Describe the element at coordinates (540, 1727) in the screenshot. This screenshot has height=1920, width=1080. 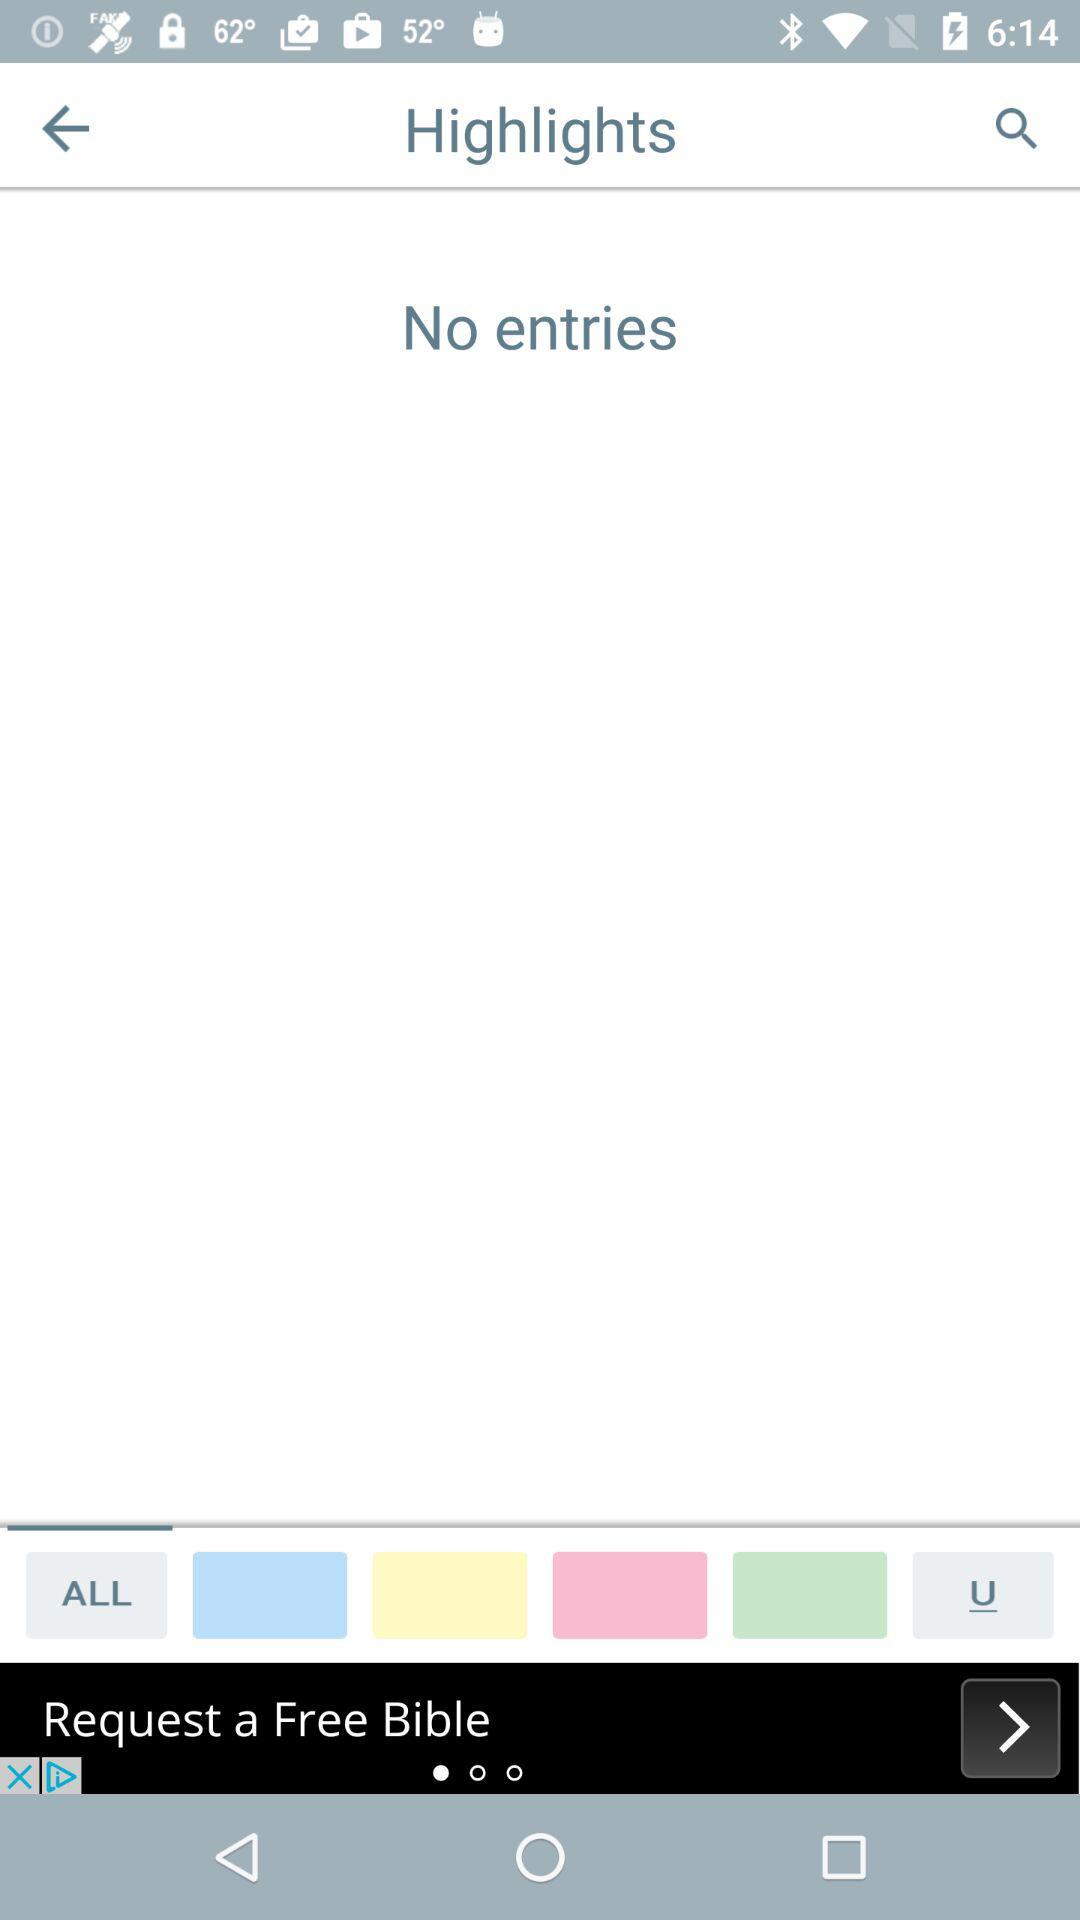
I see `in app advertisement` at that location.